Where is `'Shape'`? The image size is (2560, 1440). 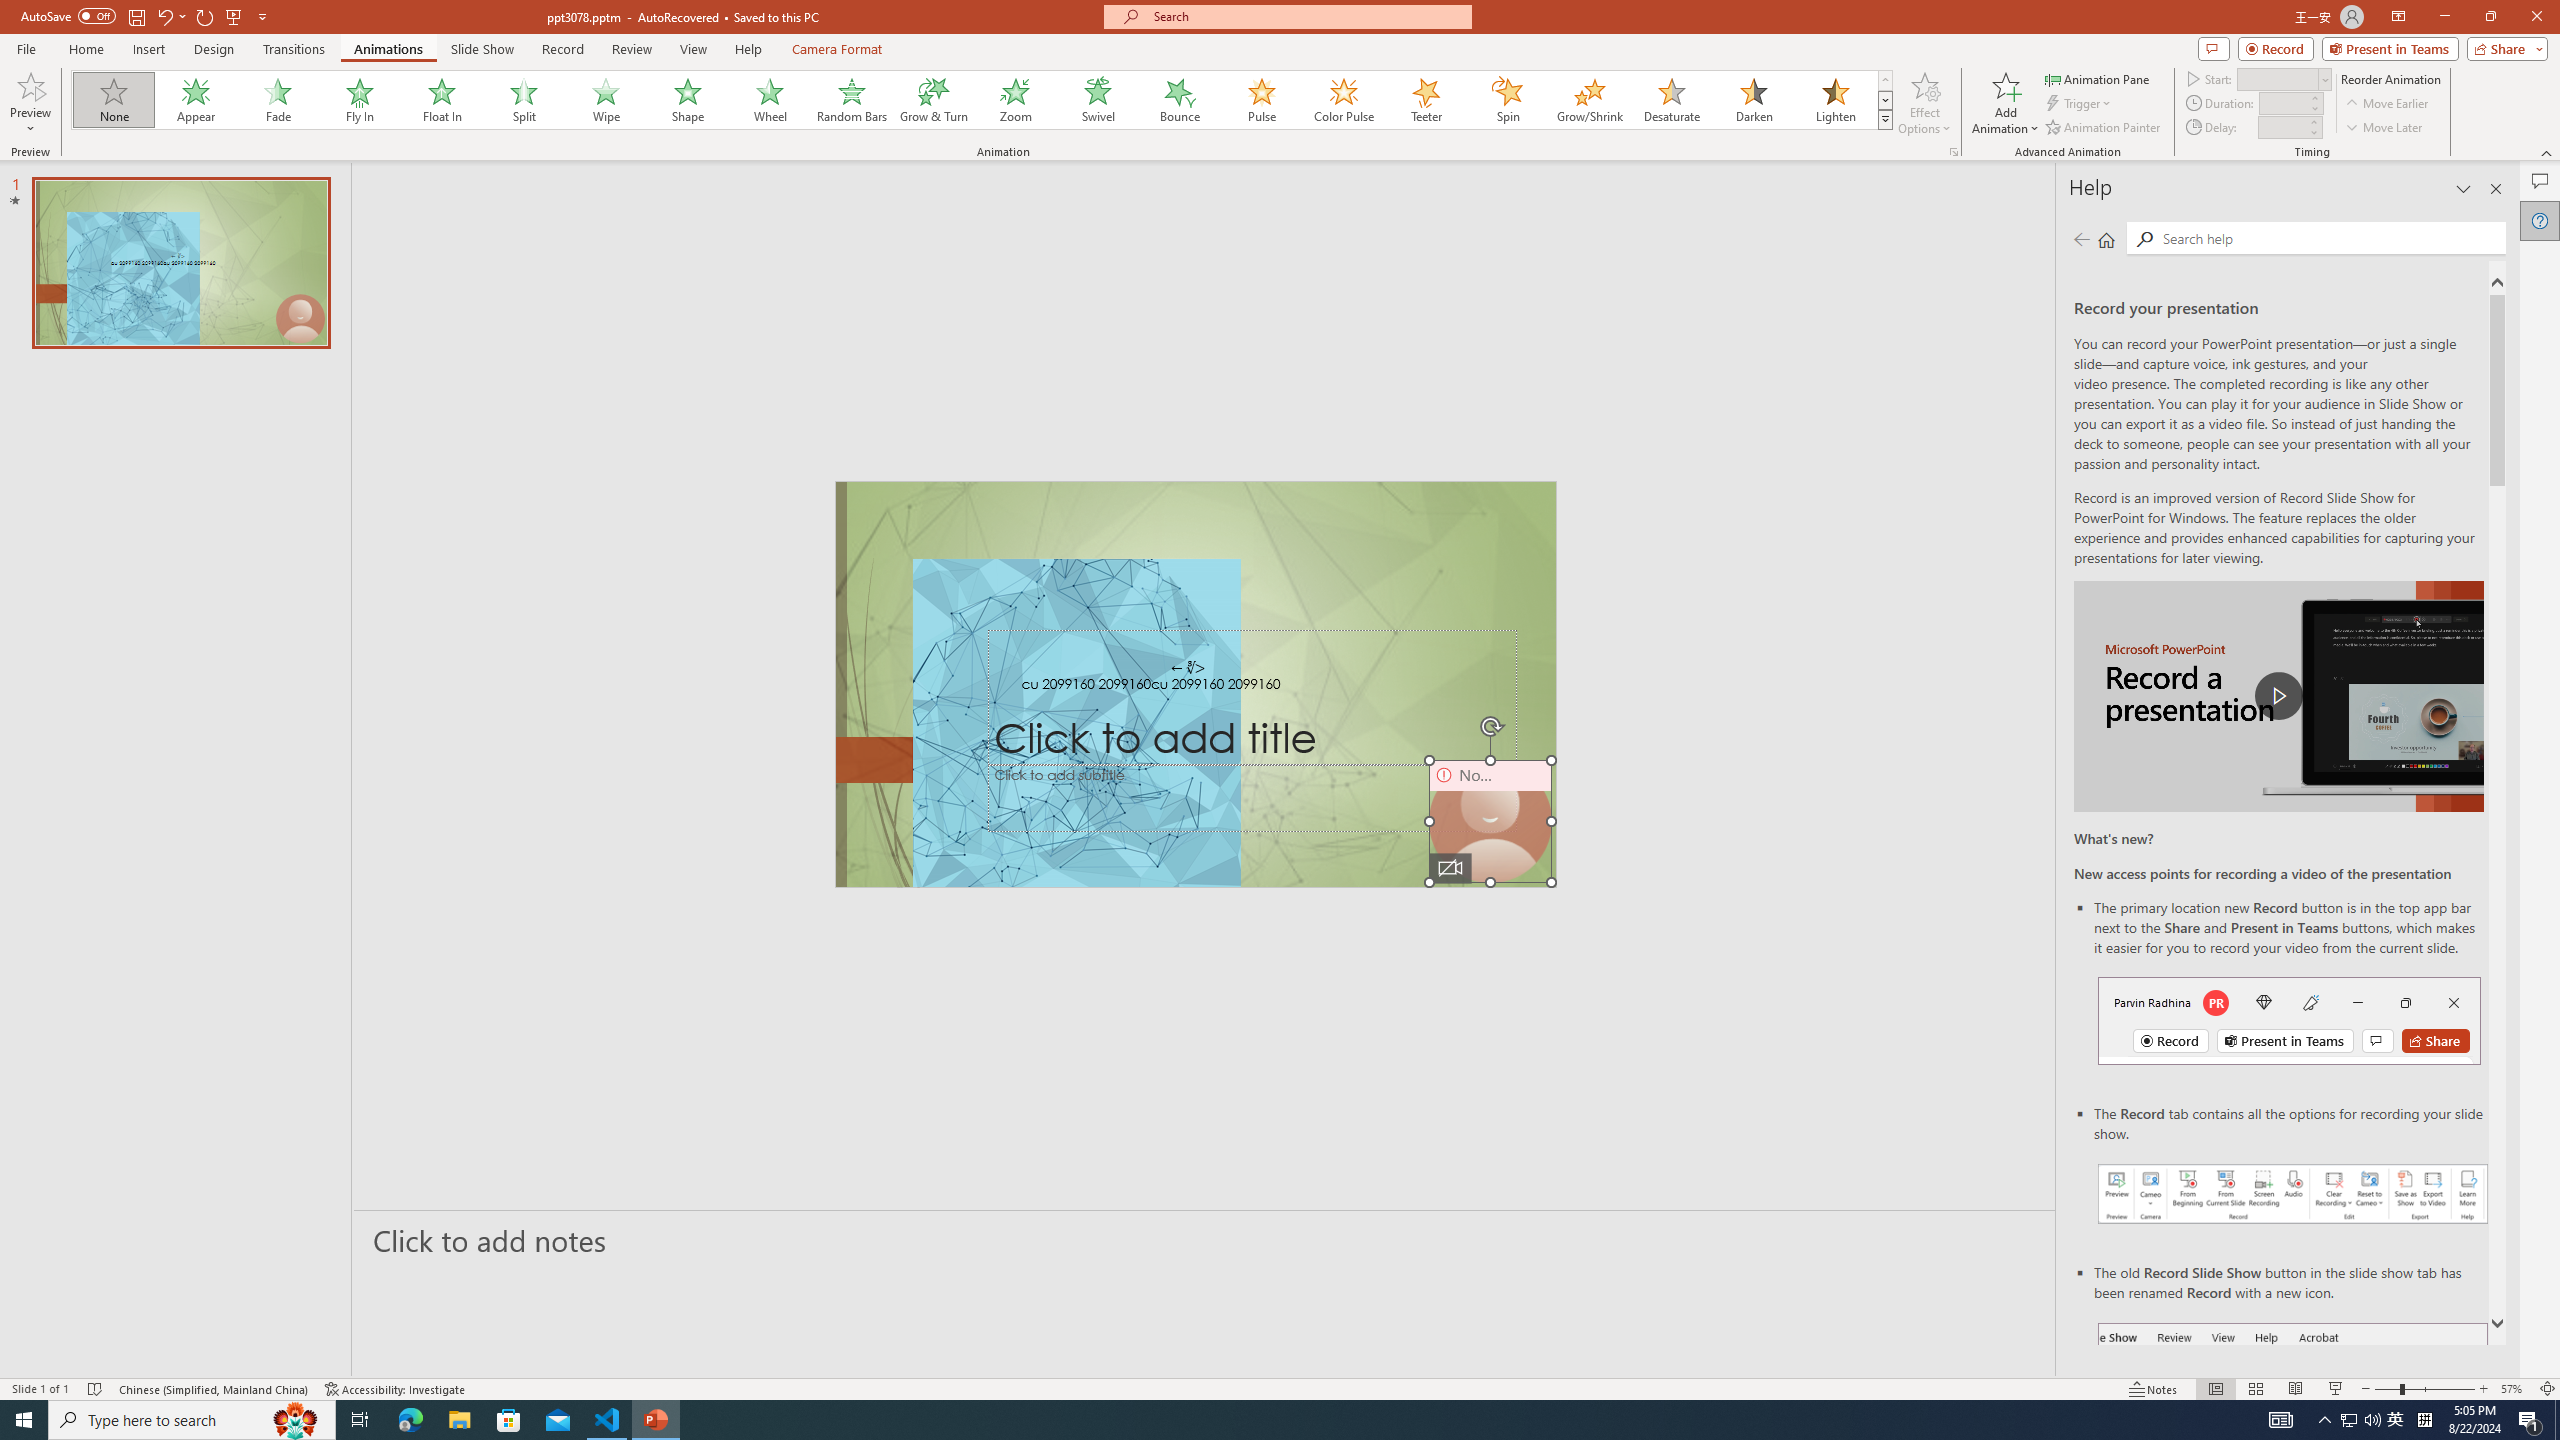 'Shape' is located at coordinates (688, 99).